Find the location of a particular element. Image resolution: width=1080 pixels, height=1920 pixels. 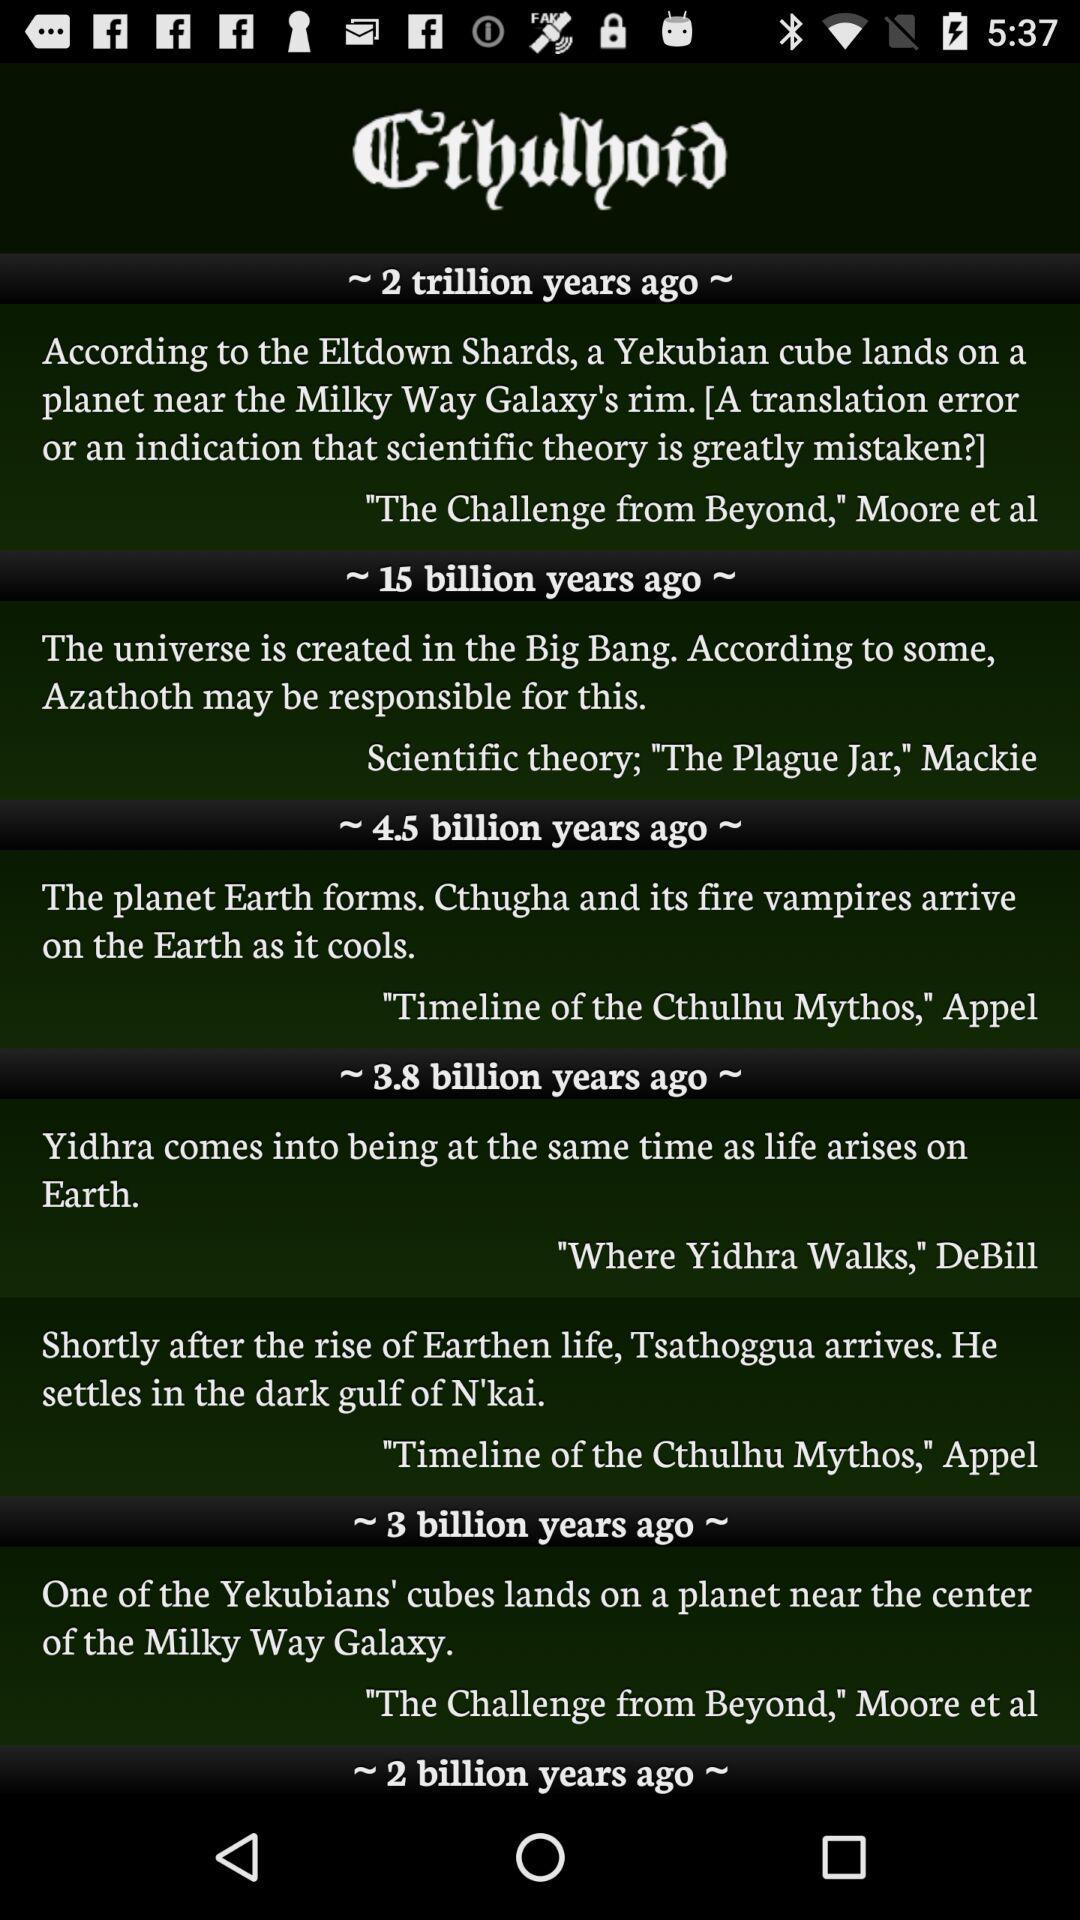

the 4 5 billion item is located at coordinates (540, 825).